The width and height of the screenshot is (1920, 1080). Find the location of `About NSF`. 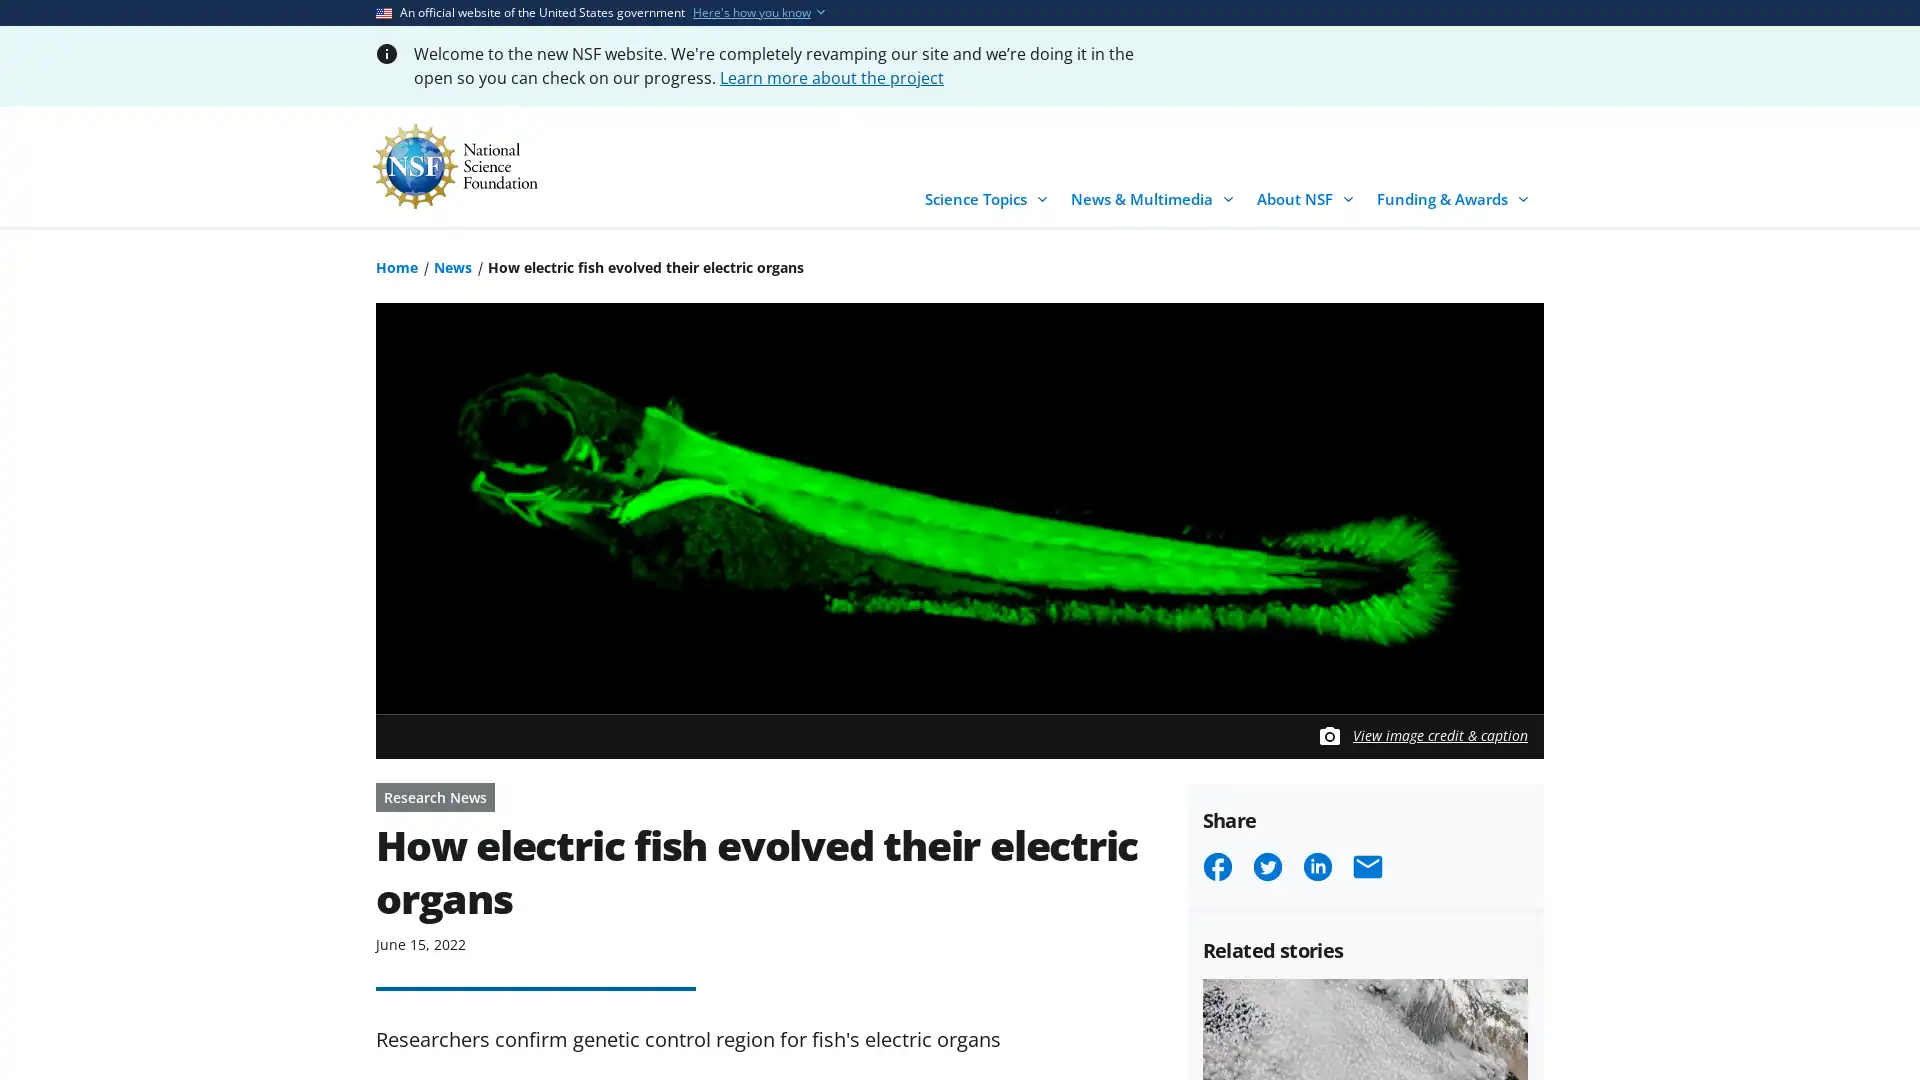

About NSF is located at coordinates (1309, 193).